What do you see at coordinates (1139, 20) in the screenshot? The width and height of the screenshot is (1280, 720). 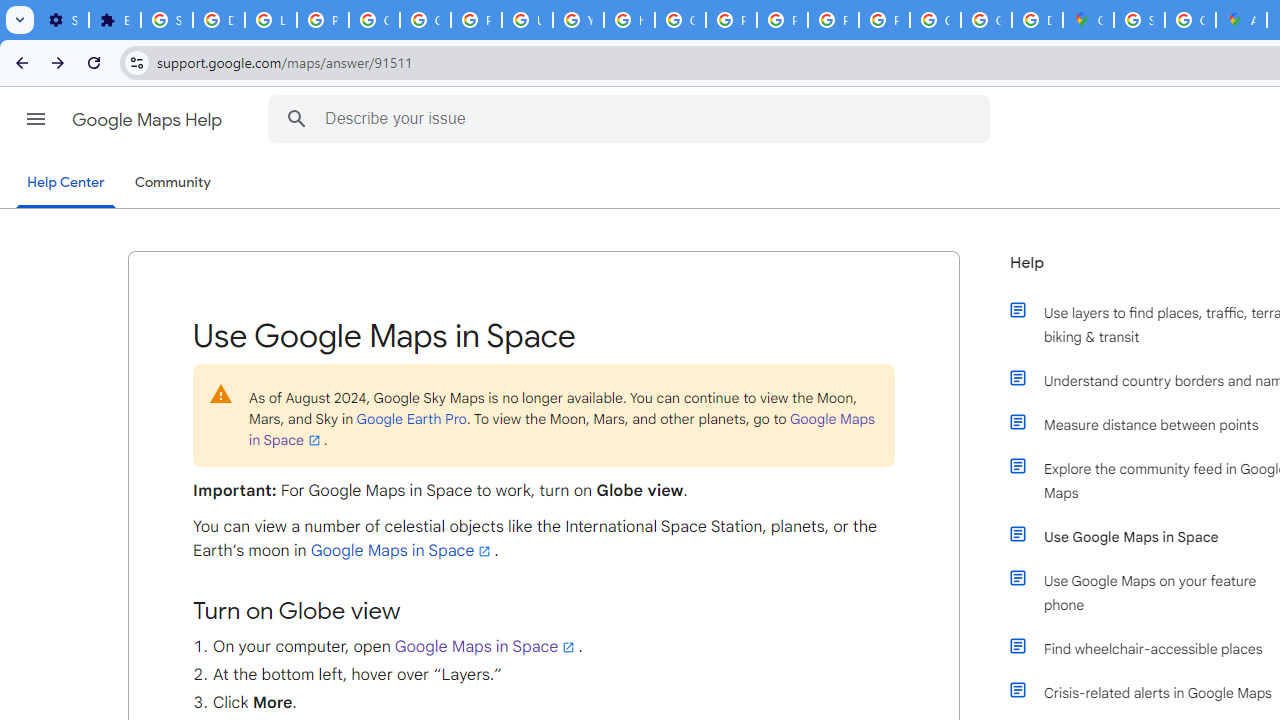 I see `'Sign in - Google Accounts'` at bounding box center [1139, 20].